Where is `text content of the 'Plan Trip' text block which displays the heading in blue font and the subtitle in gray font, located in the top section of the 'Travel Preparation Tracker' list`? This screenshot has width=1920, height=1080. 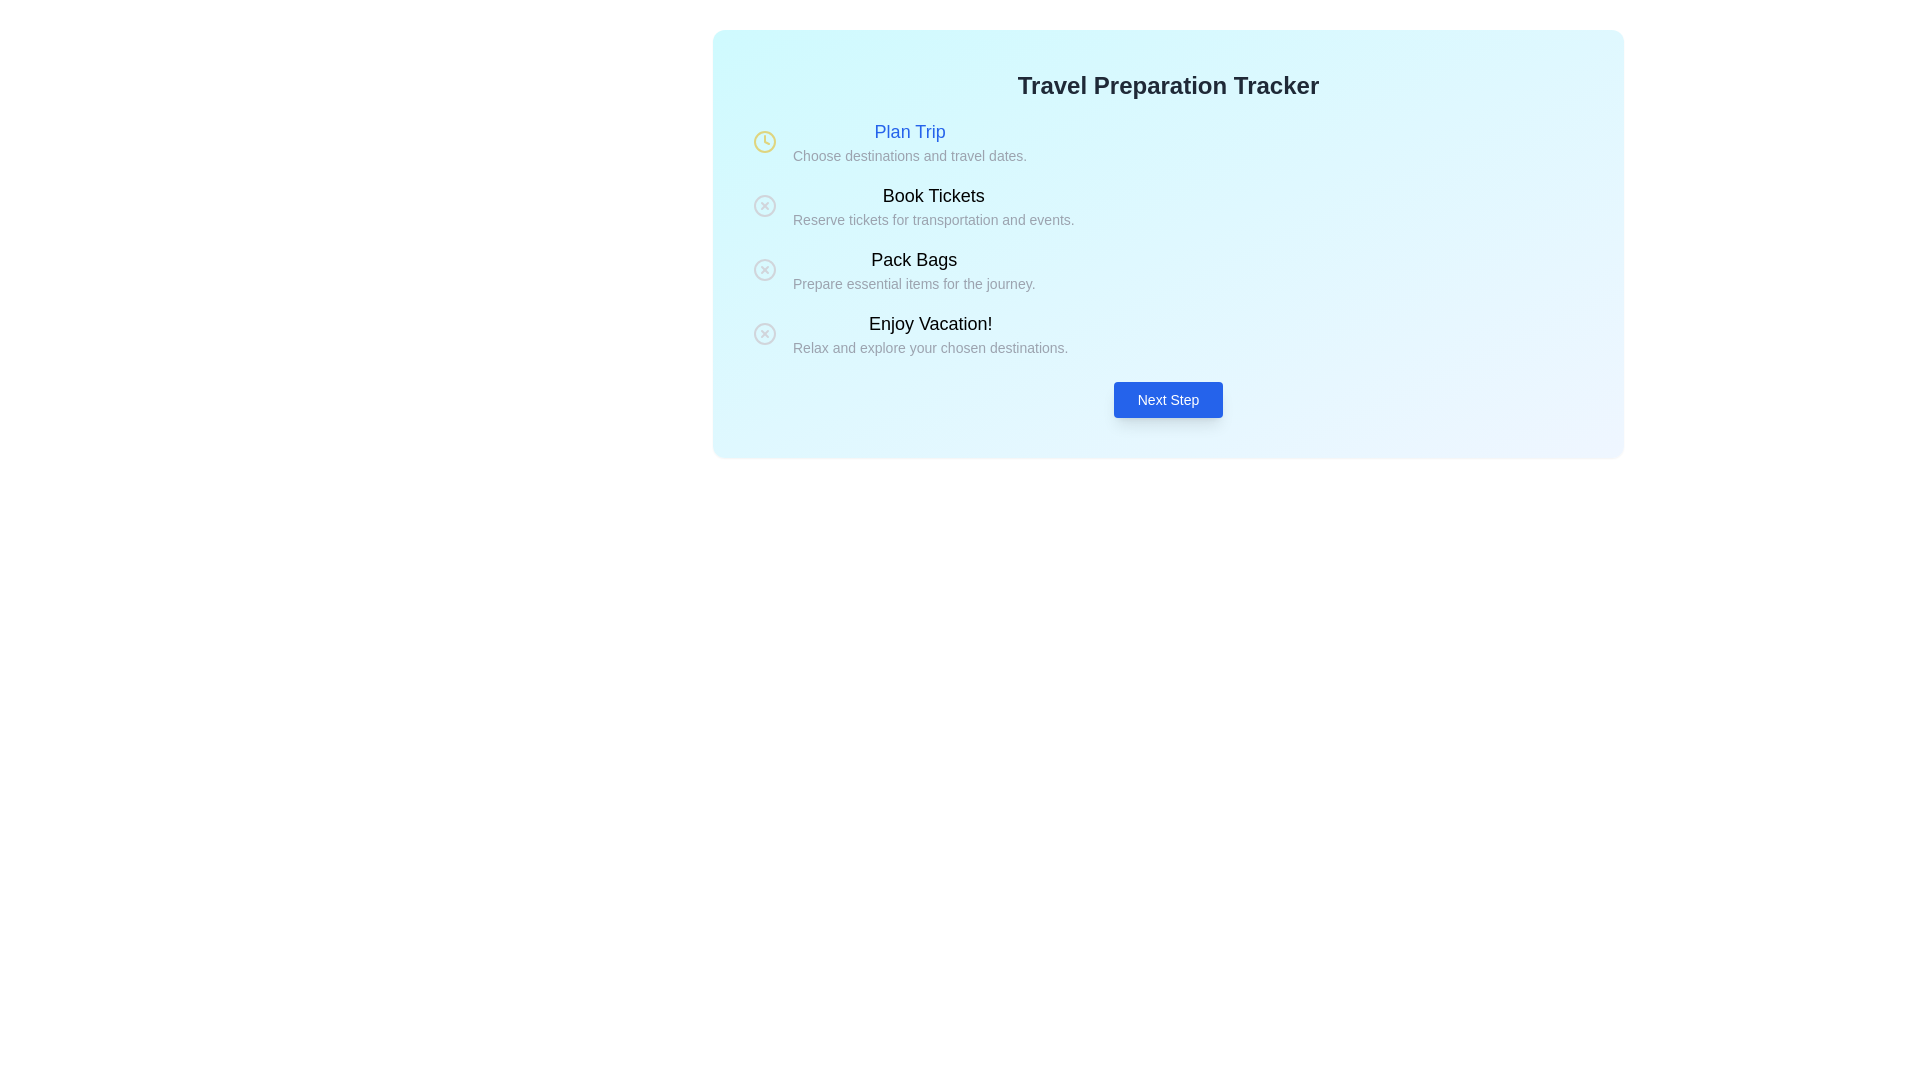 text content of the 'Plan Trip' text block which displays the heading in blue font and the subtitle in gray font, located in the top section of the 'Travel Preparation Tracker' list is located at coordinates (909, 141).